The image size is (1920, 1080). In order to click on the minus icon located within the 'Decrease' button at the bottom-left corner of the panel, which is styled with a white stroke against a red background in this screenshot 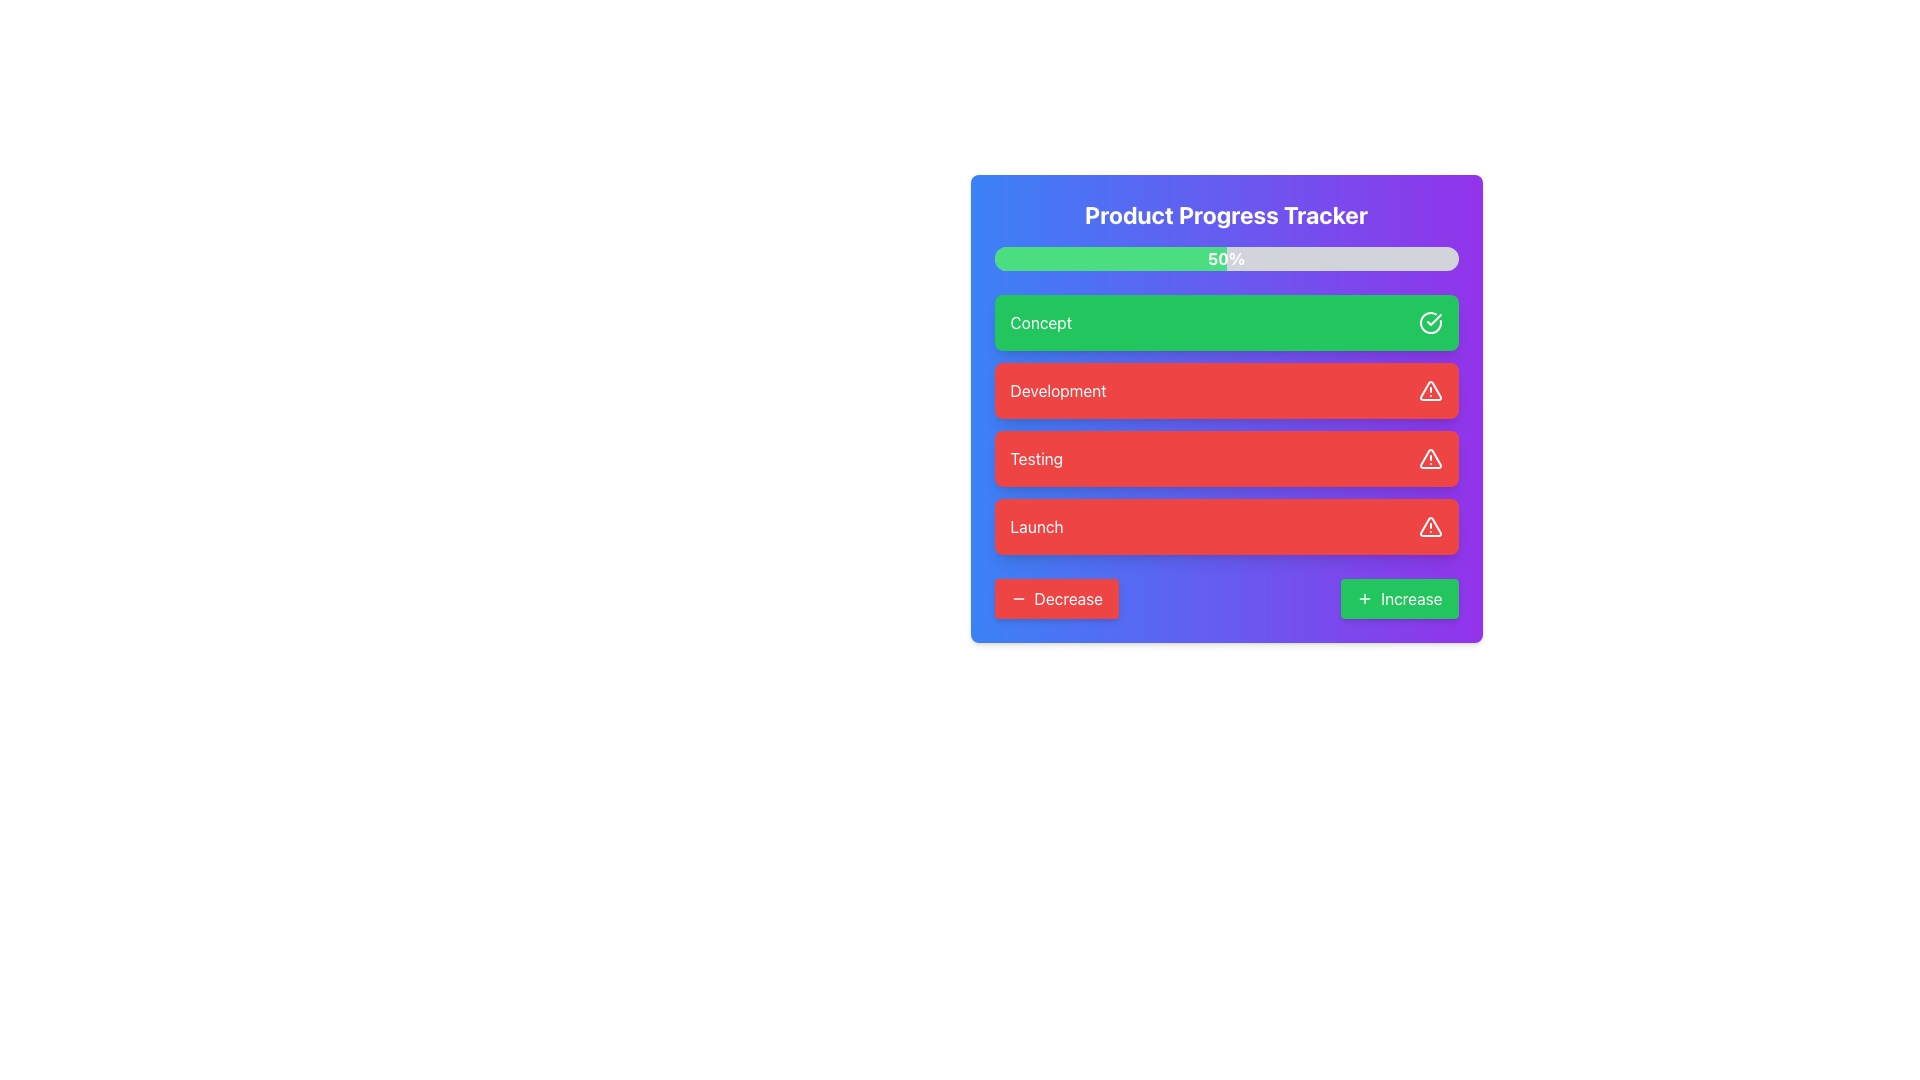, I will do `click(1018, 597)`.